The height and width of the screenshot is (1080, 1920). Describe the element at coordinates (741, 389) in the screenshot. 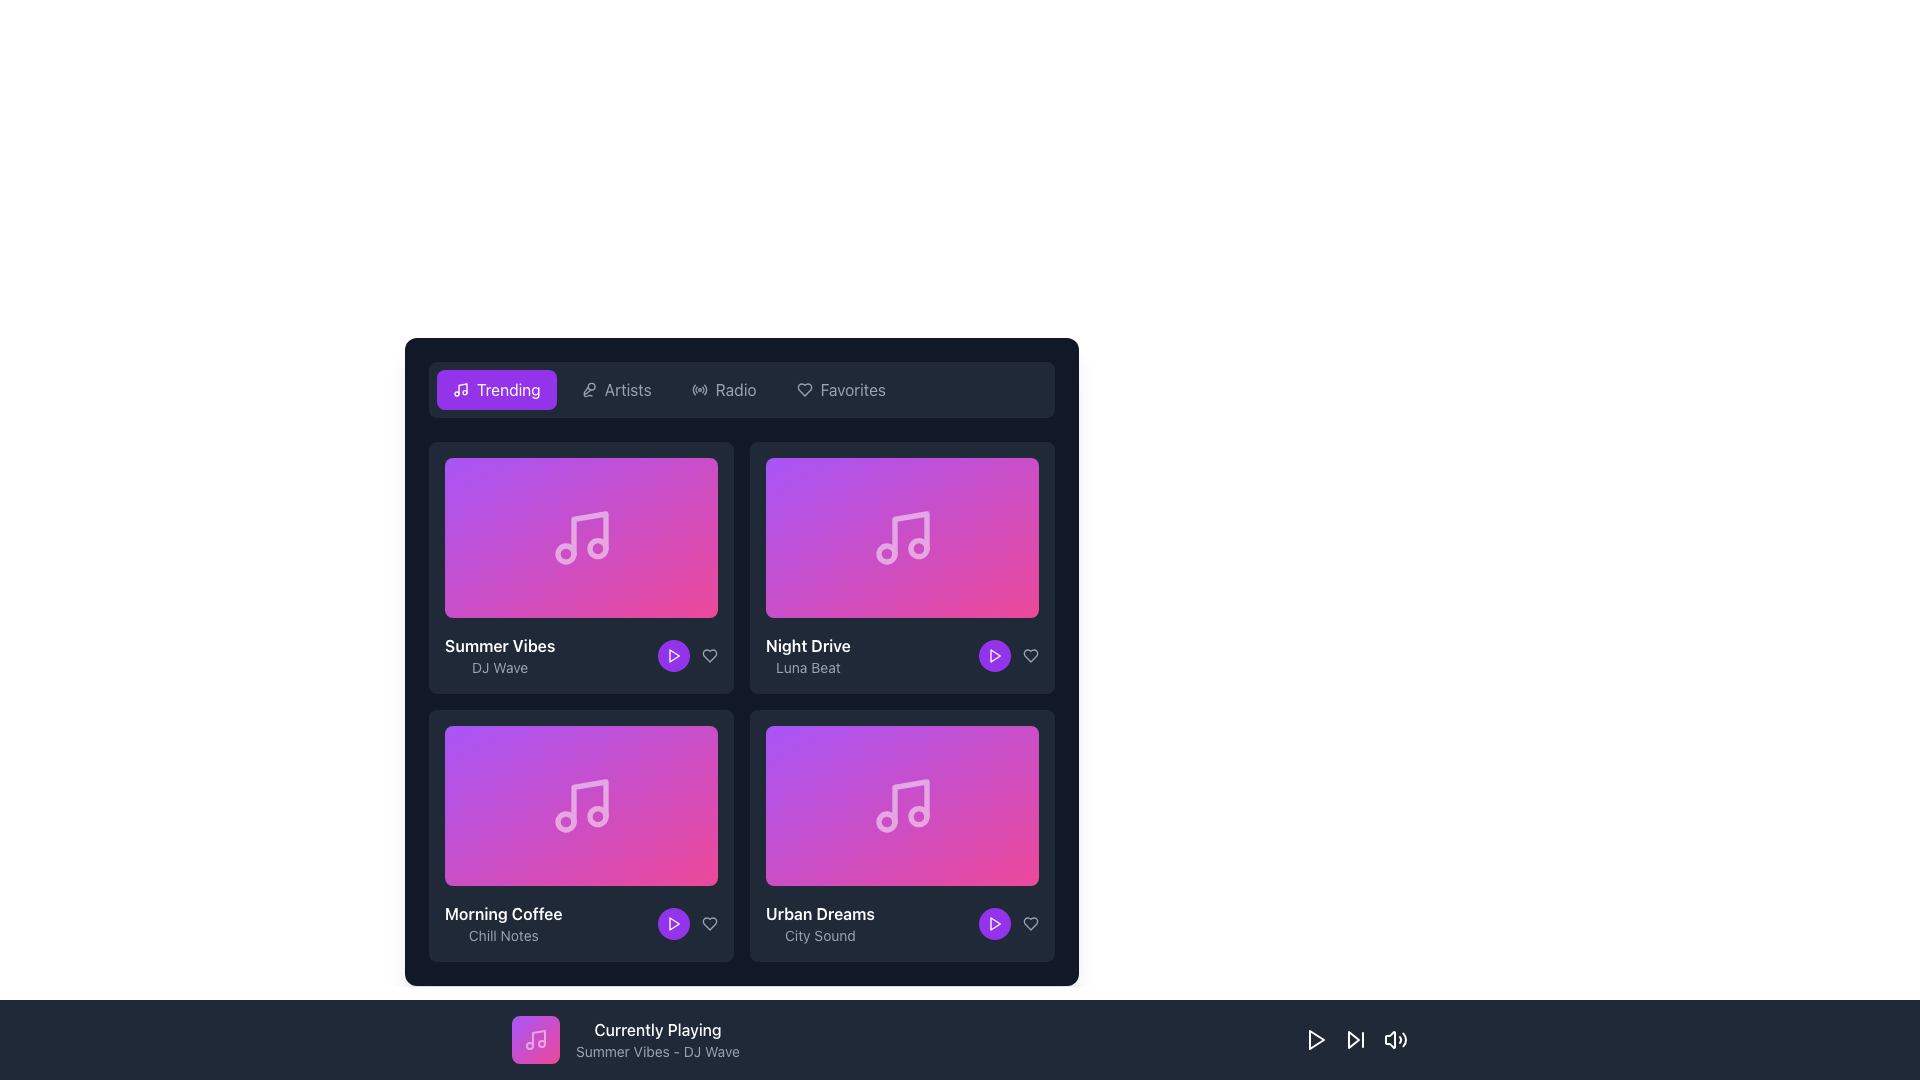

I see `the 'Radio' button in the horizontal navigation bar at the top, which is the third button styled with gray text between 'Artists' and 'Favorites'` at that location.